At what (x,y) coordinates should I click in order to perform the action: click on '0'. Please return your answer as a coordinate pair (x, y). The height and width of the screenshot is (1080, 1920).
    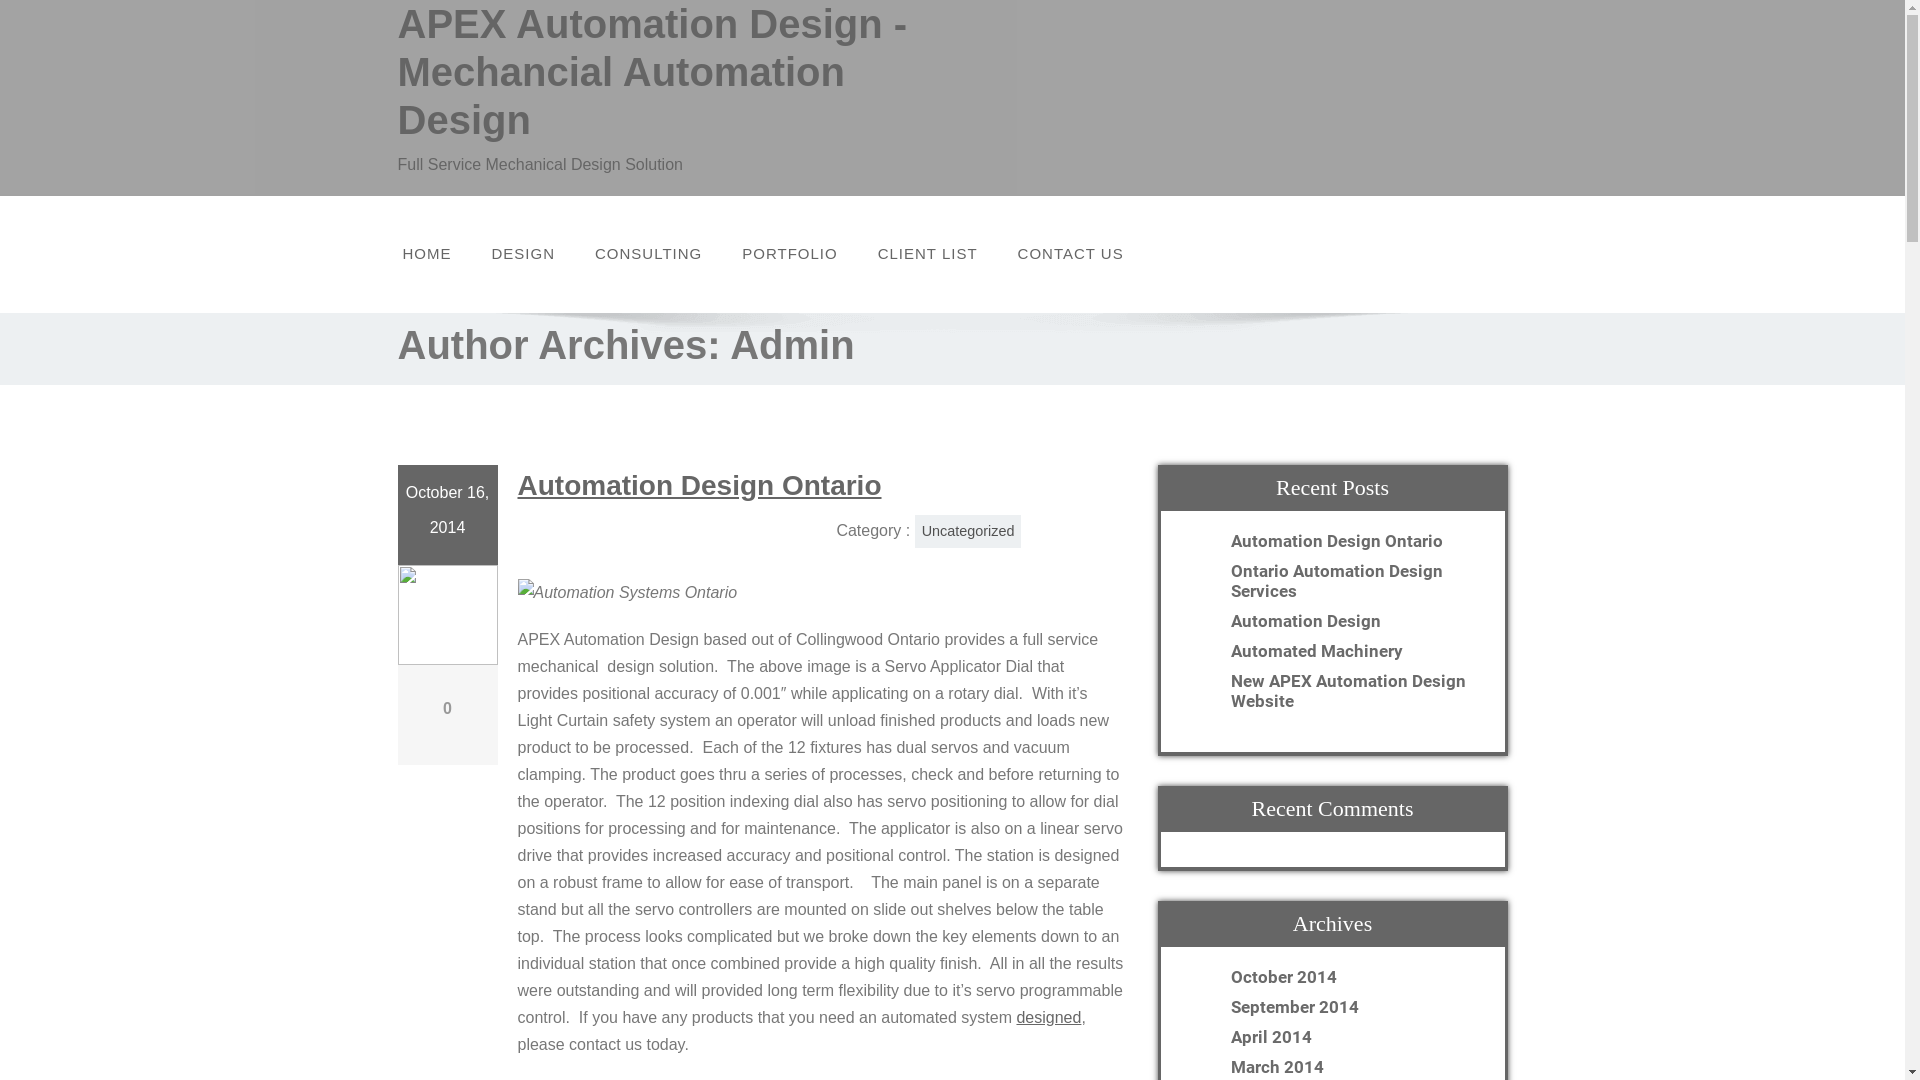
    Looking at the image, I should click on (441, 707).